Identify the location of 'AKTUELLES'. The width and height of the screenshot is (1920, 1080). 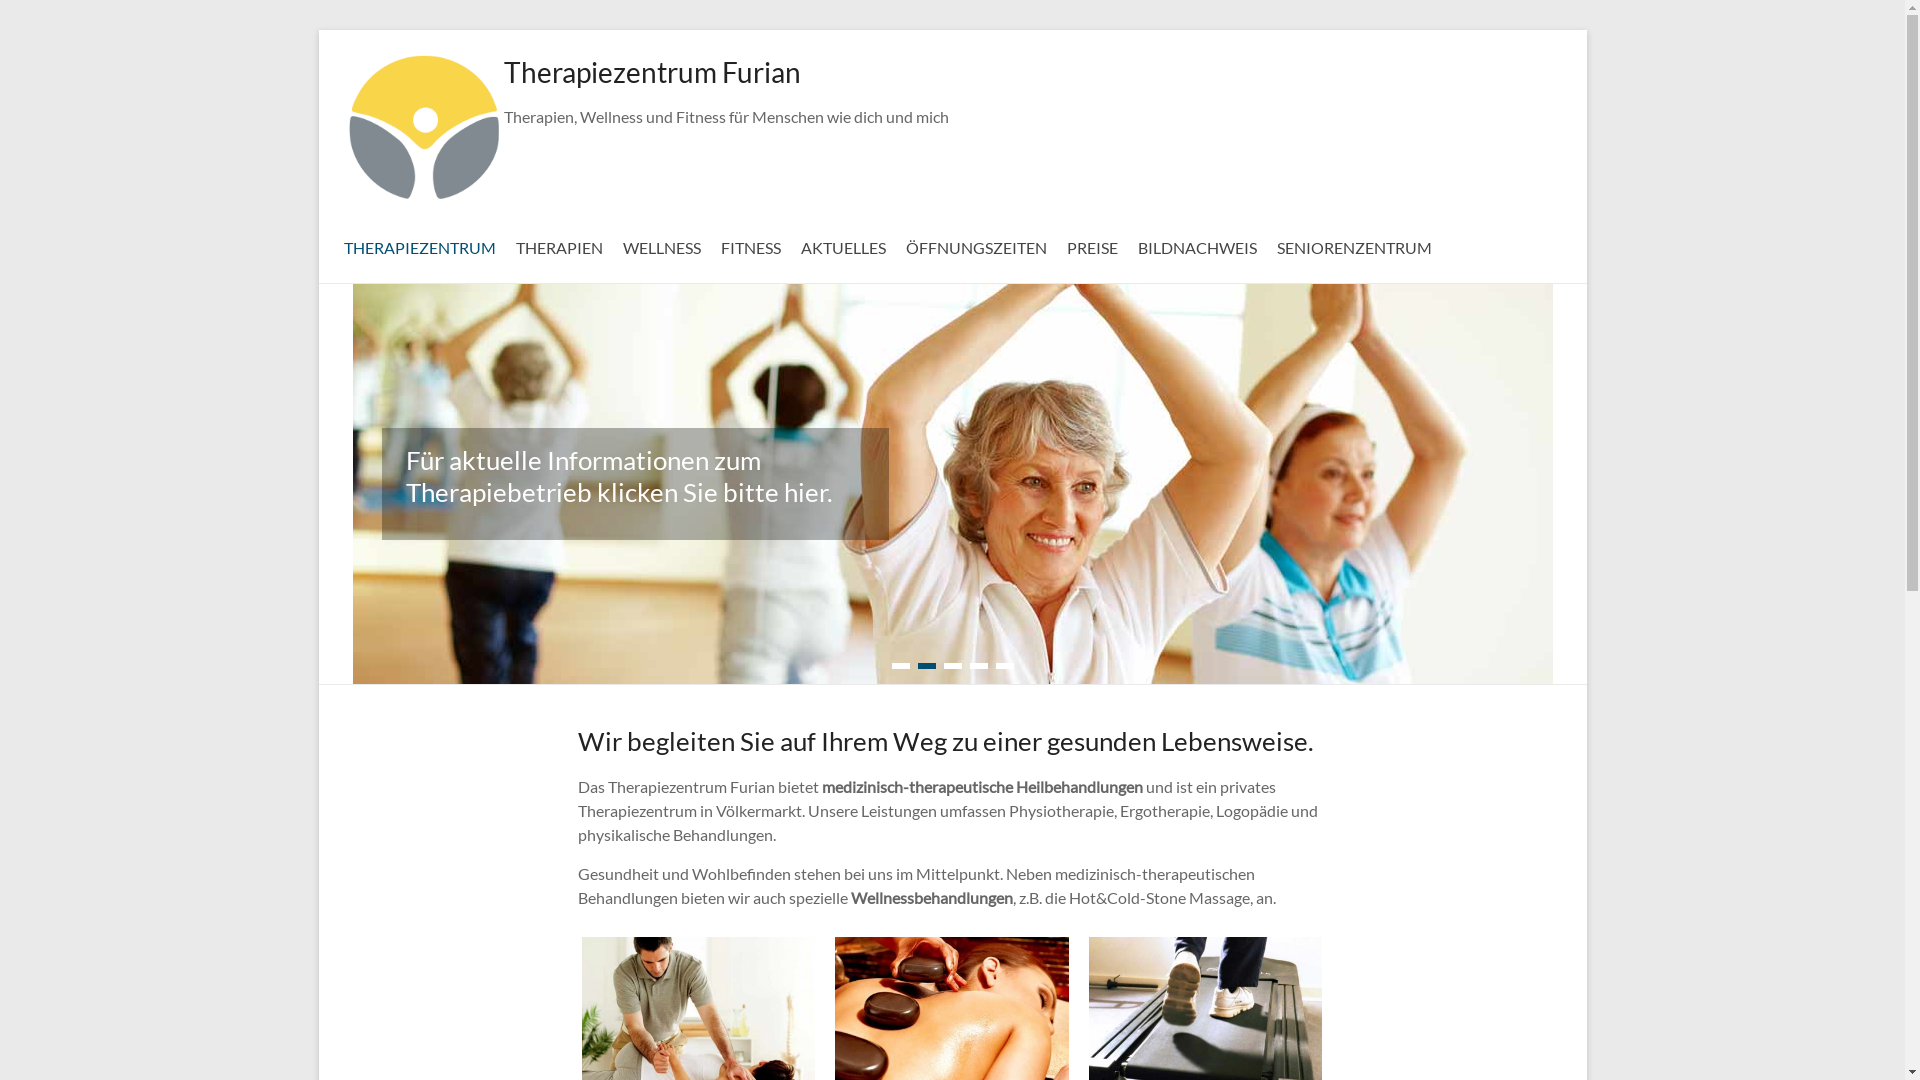
(842, 244).